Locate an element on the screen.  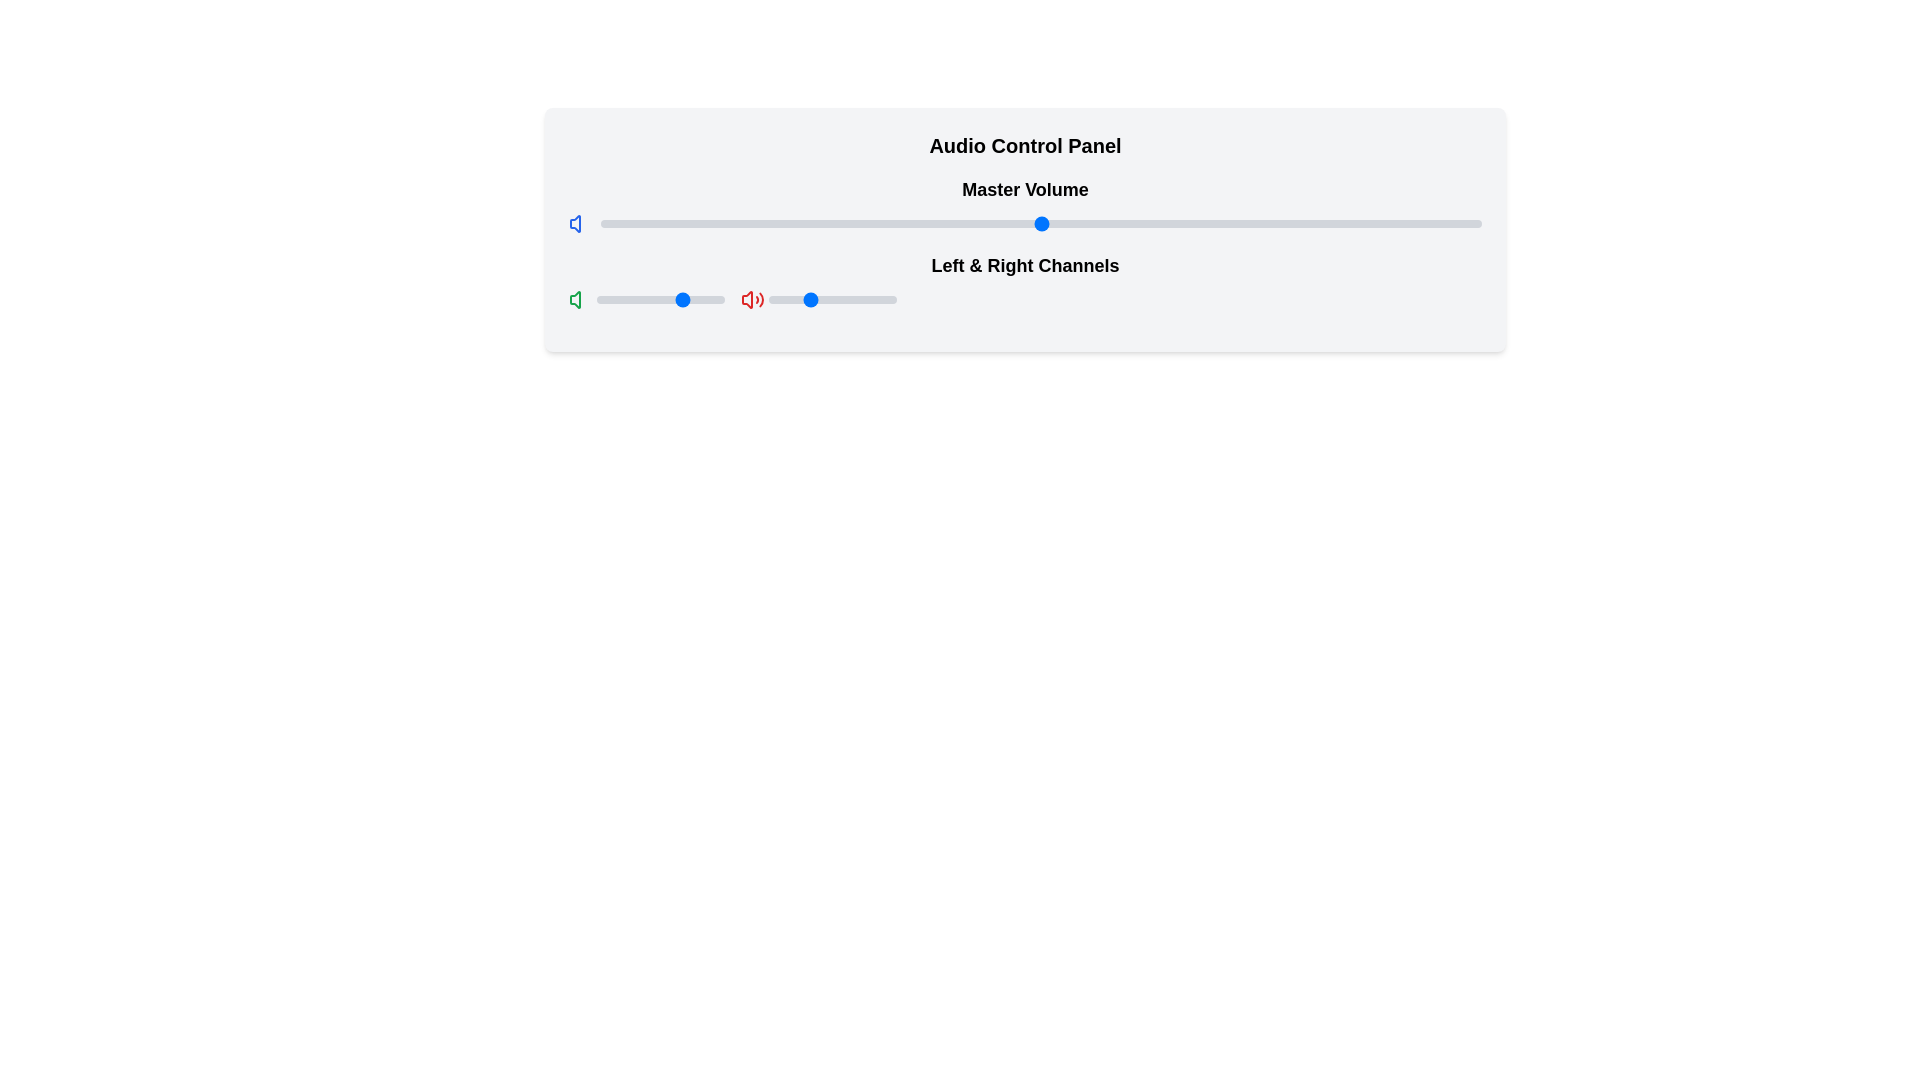
the balance of left and right audio channels is located at coordinates (802, 300).